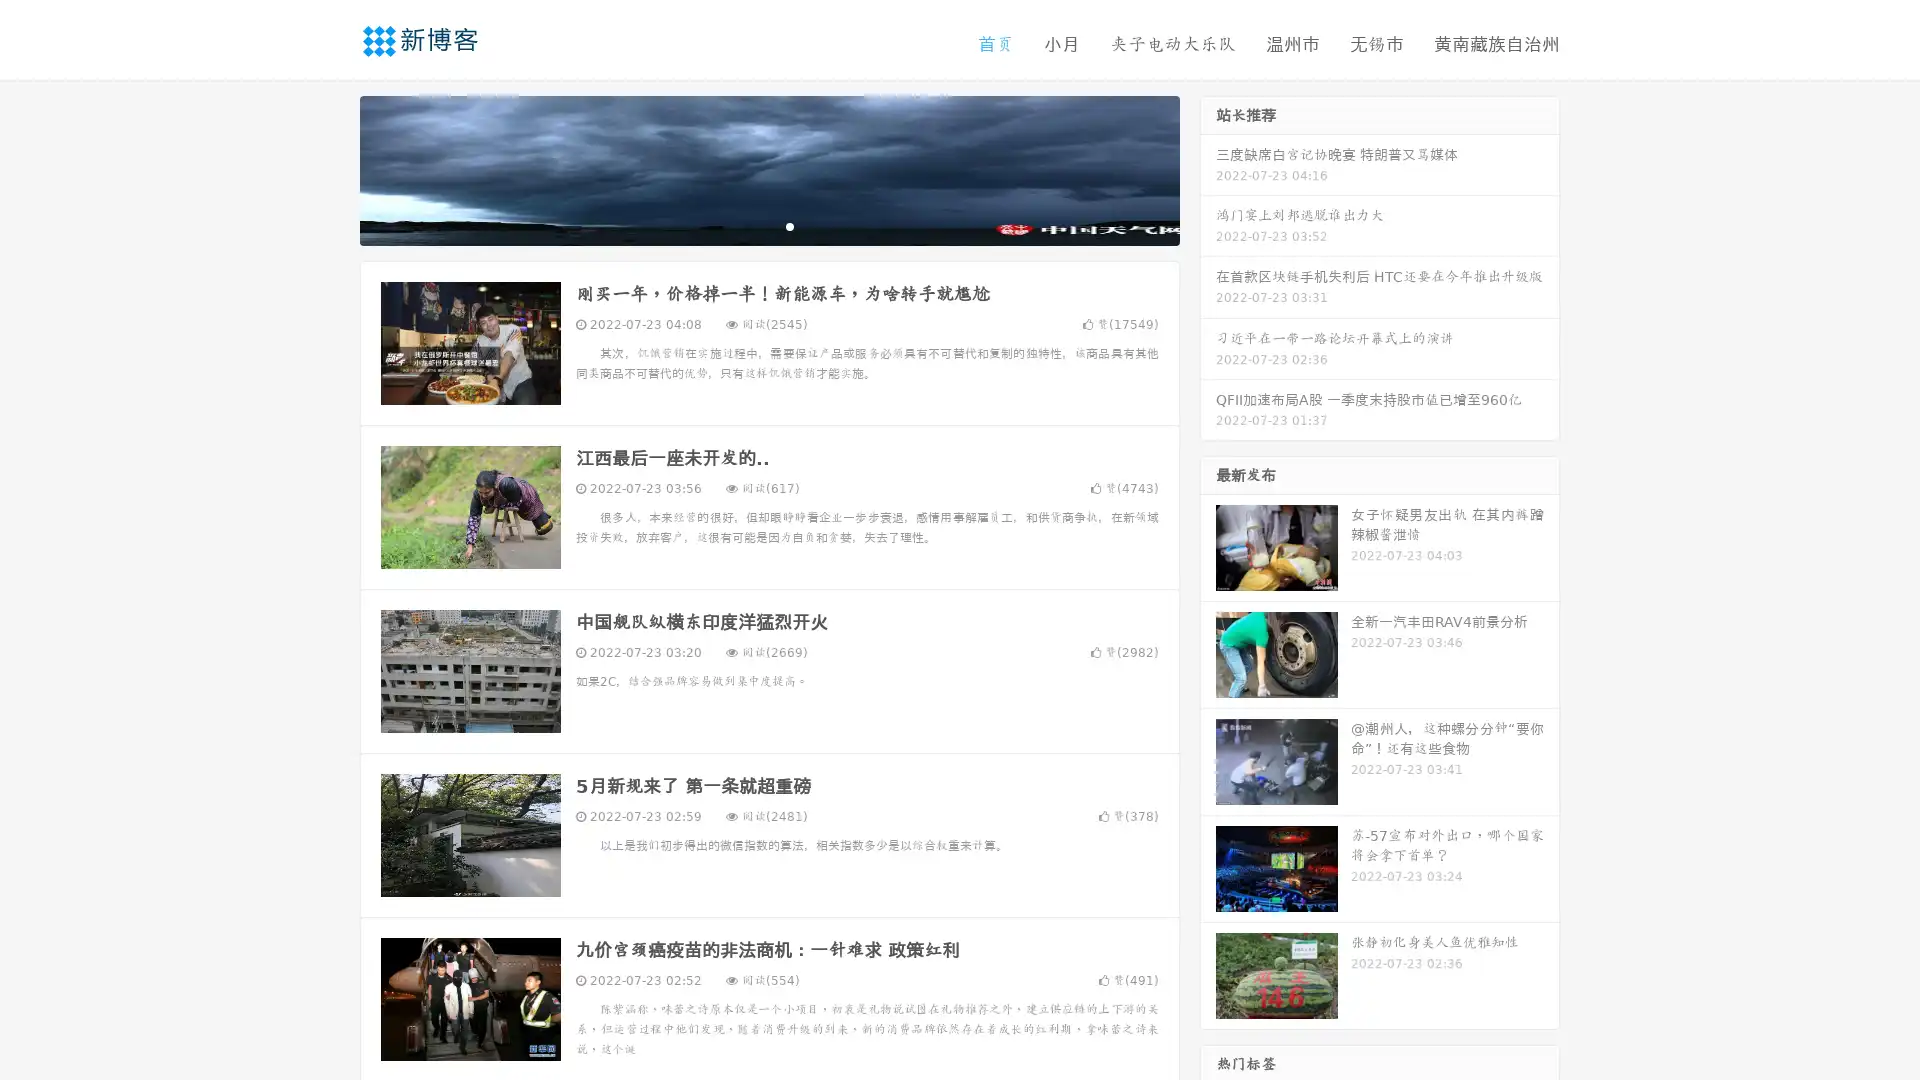 The width and height of the screenshot is (1920, 1080). What do you see at coordinates (1208, 168) in the screenshot?
I see `Next slide` at bounding box center [1208, 168].